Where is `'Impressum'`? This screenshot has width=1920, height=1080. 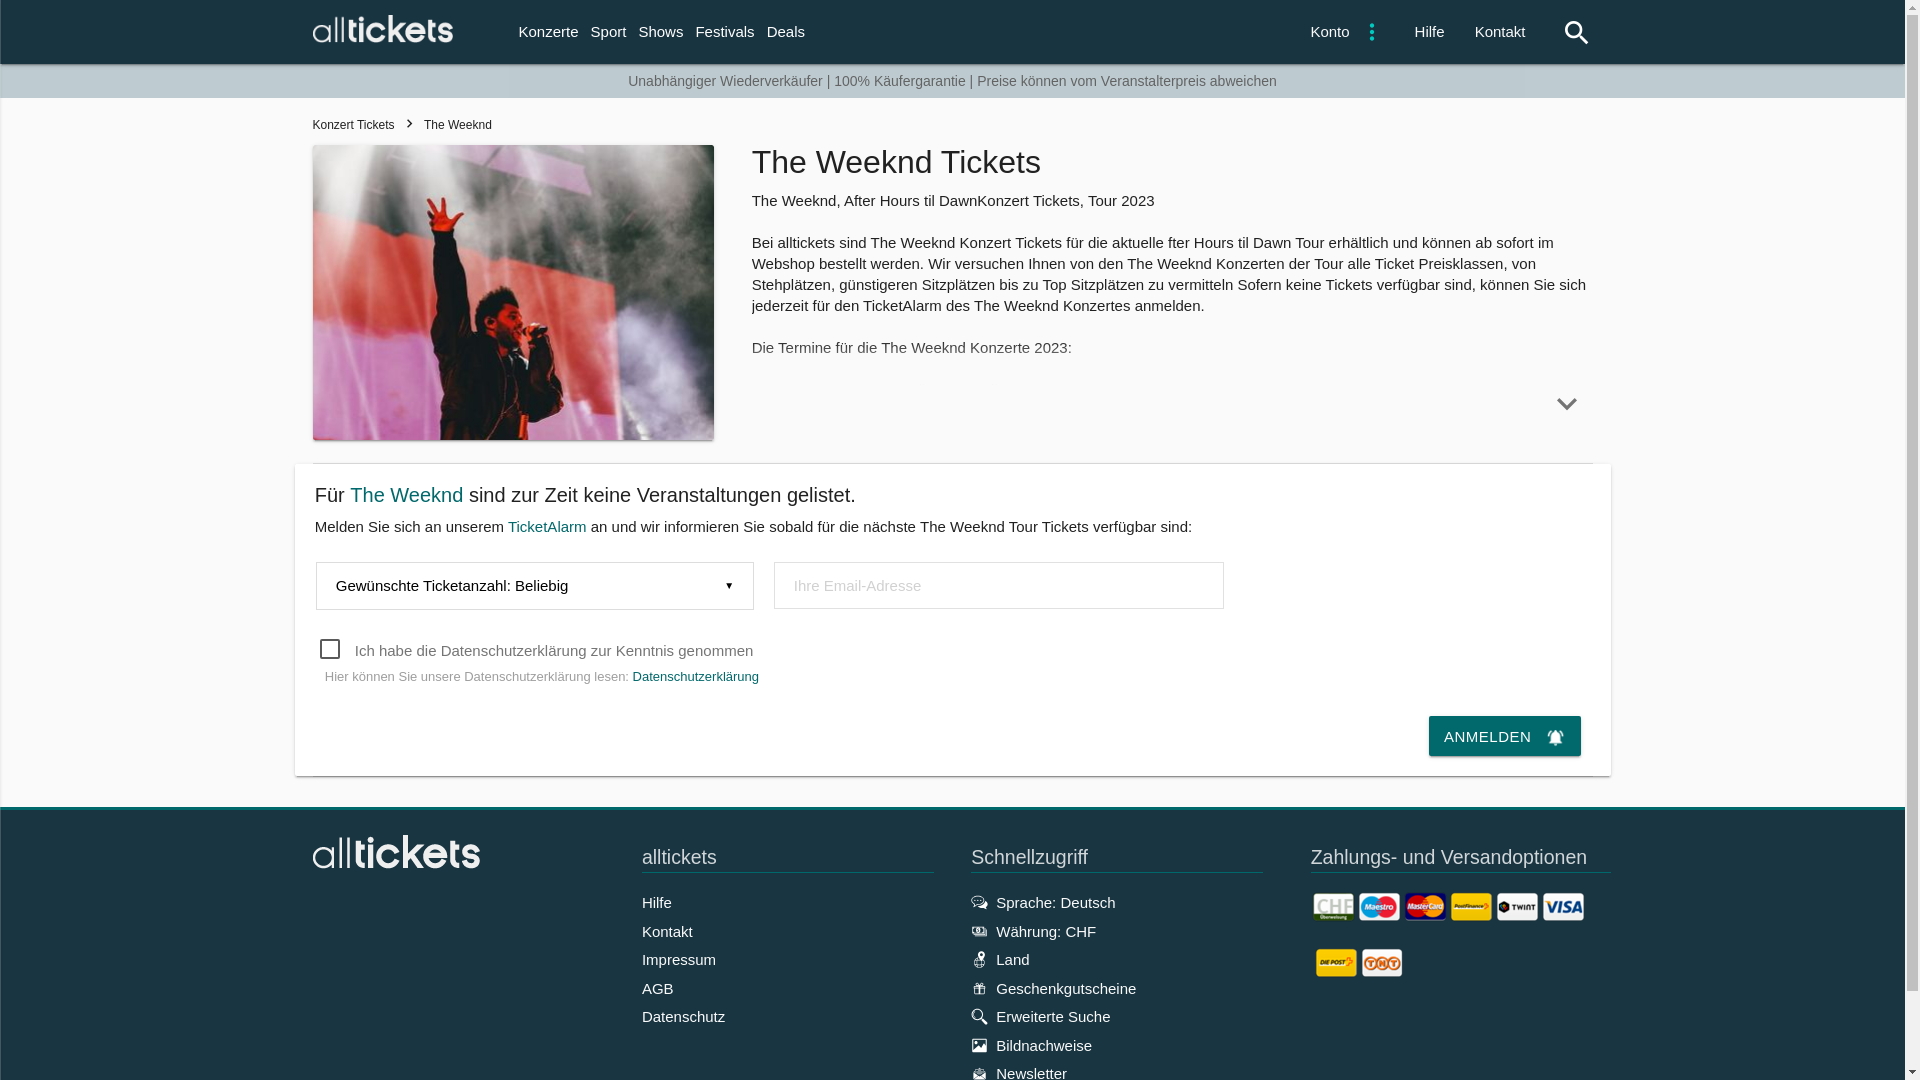
'Impressum' is located at coordinates (678, 958).